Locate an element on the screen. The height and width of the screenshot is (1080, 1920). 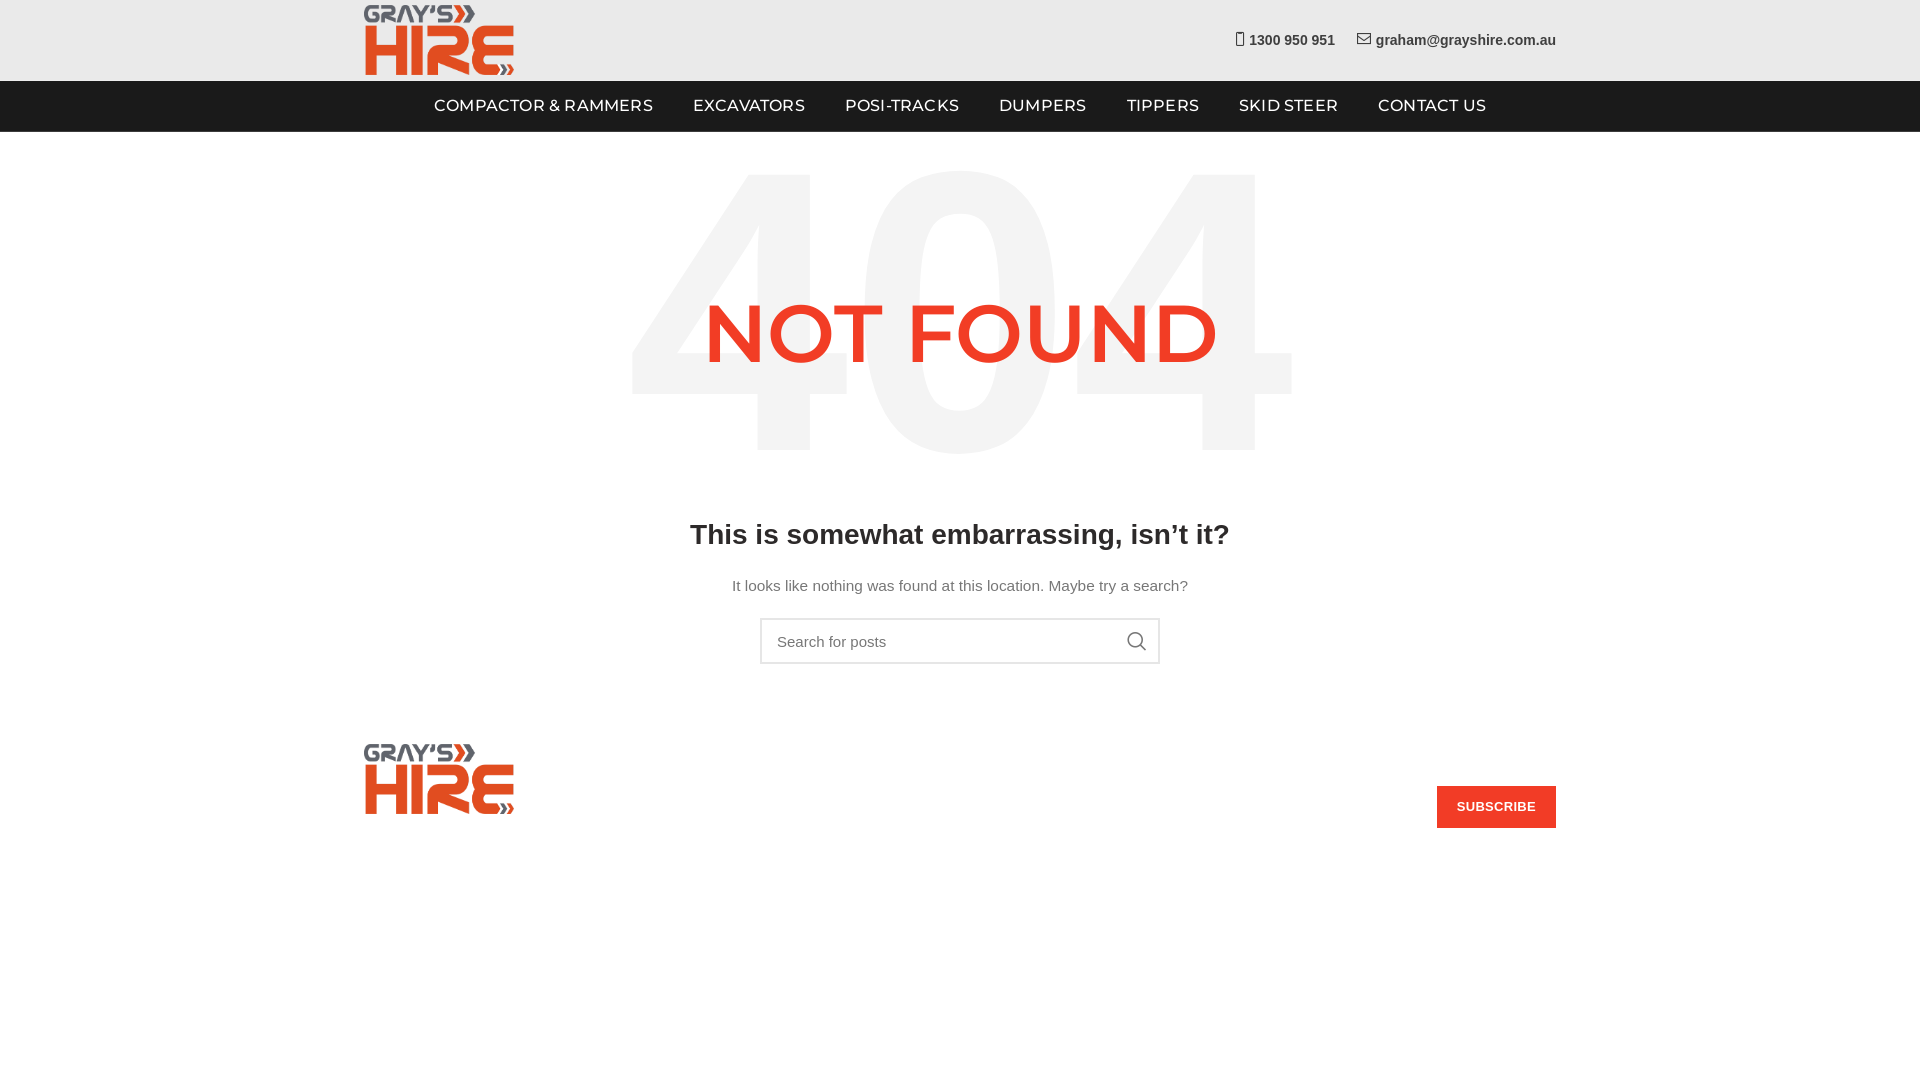
'SKID STEER' is located at coordinates (1227, 105).